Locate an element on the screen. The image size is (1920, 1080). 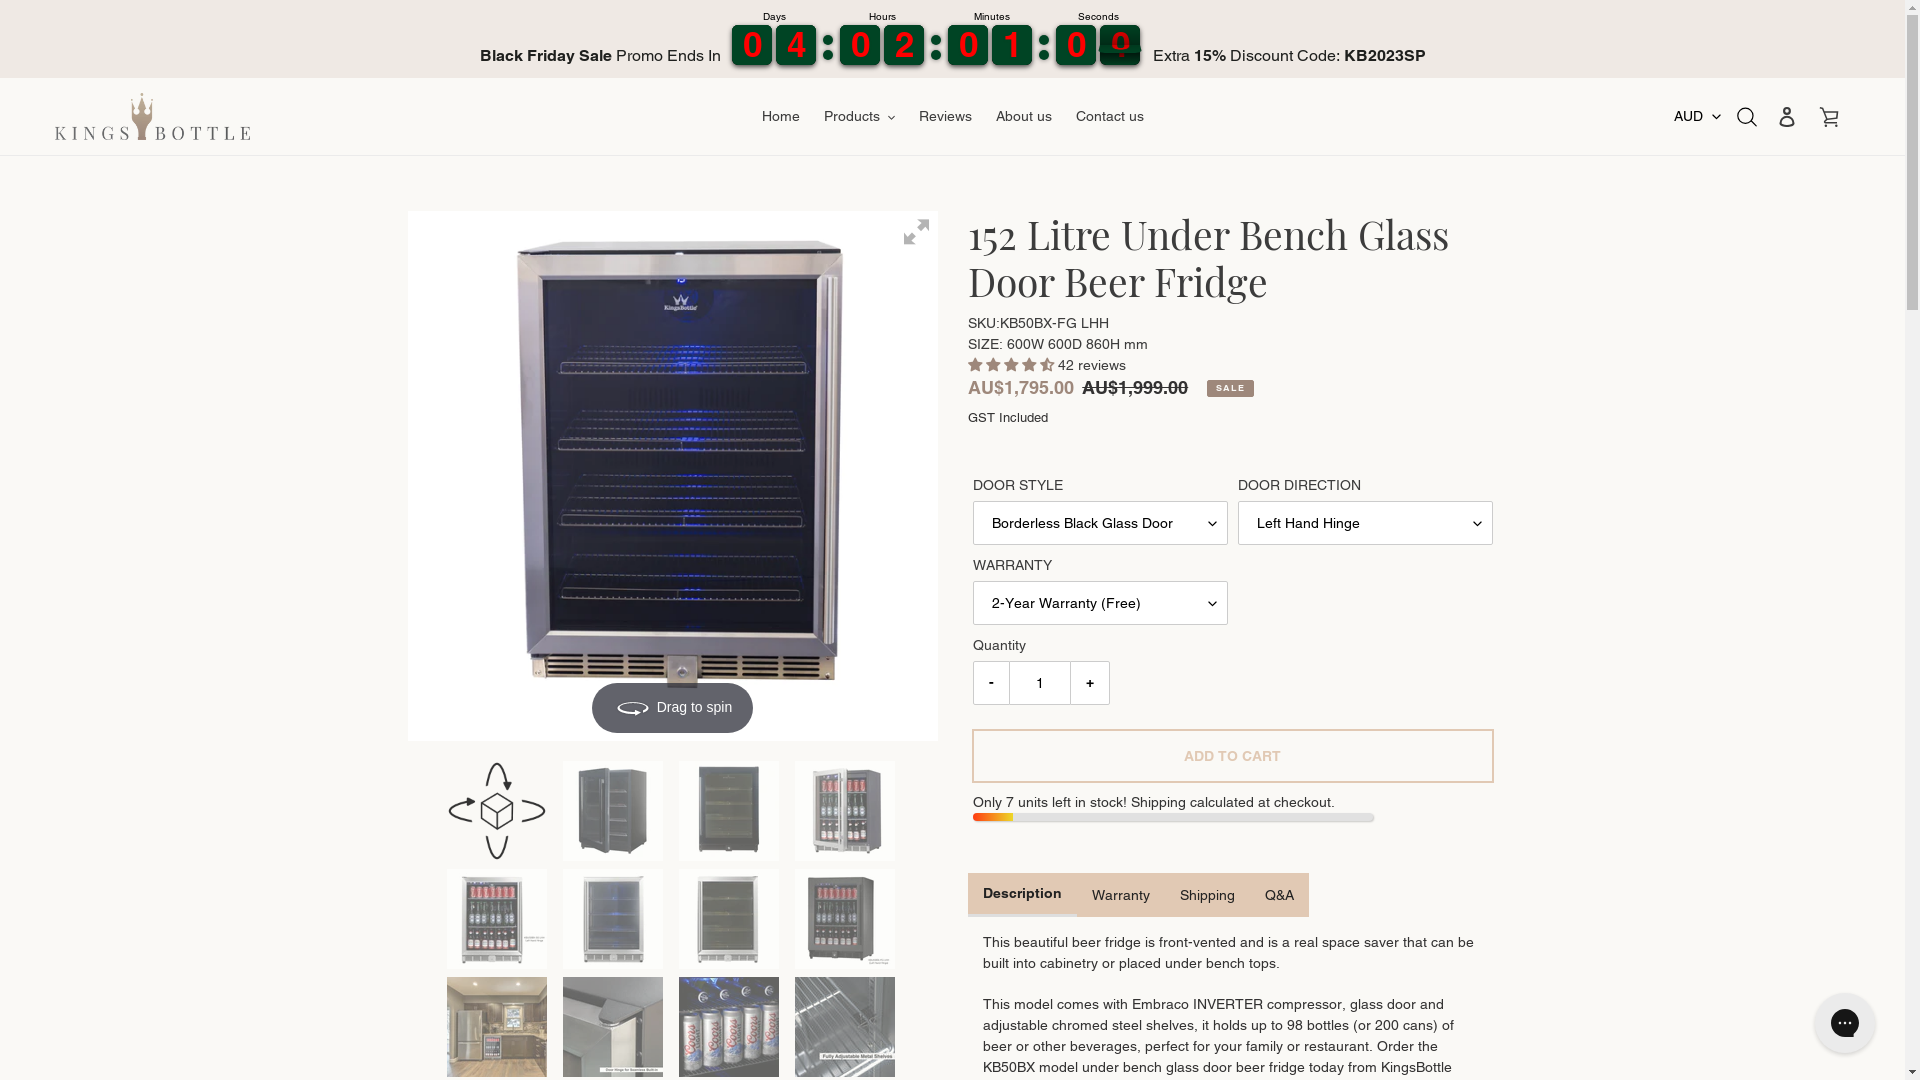
'2' is located at coordinates (1012, 45).